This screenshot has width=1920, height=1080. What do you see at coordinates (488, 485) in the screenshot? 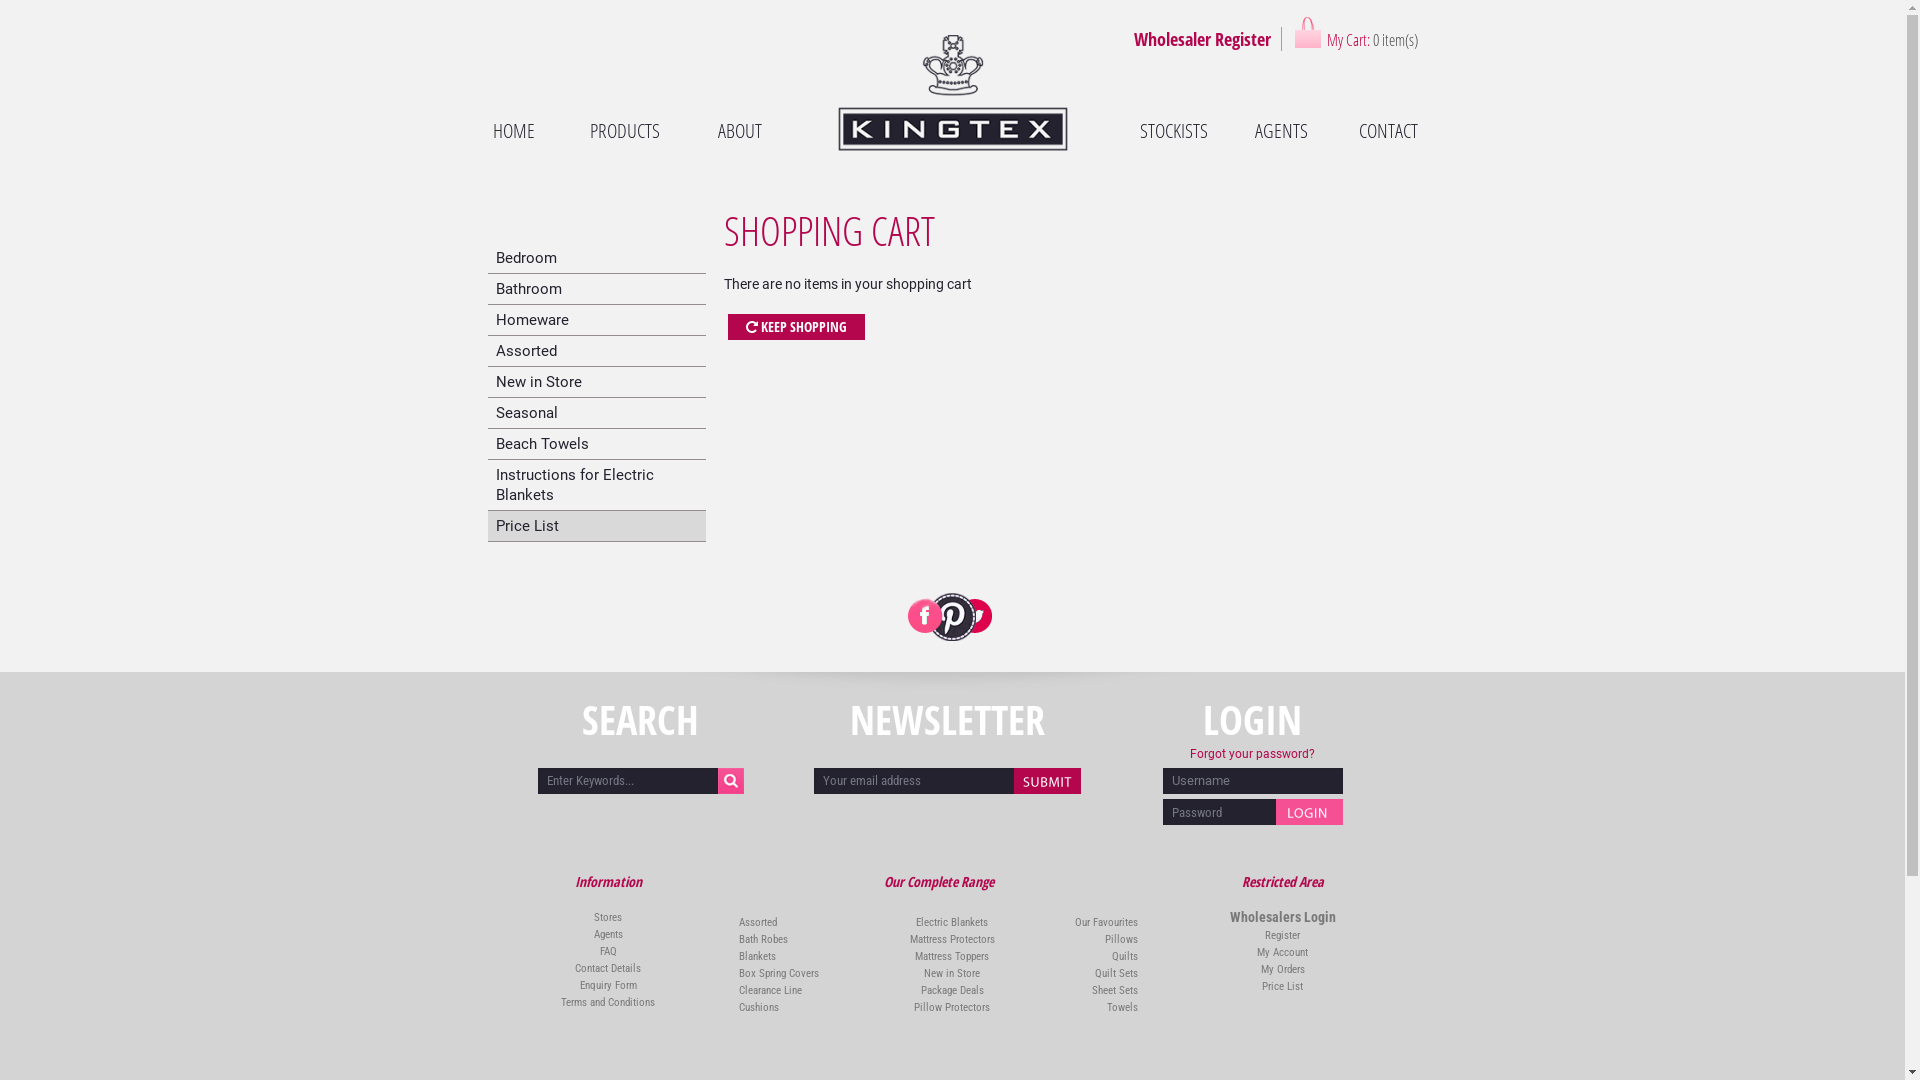
I see `'Instructions for Electric Blankets'` at bounding box center [488, 485].